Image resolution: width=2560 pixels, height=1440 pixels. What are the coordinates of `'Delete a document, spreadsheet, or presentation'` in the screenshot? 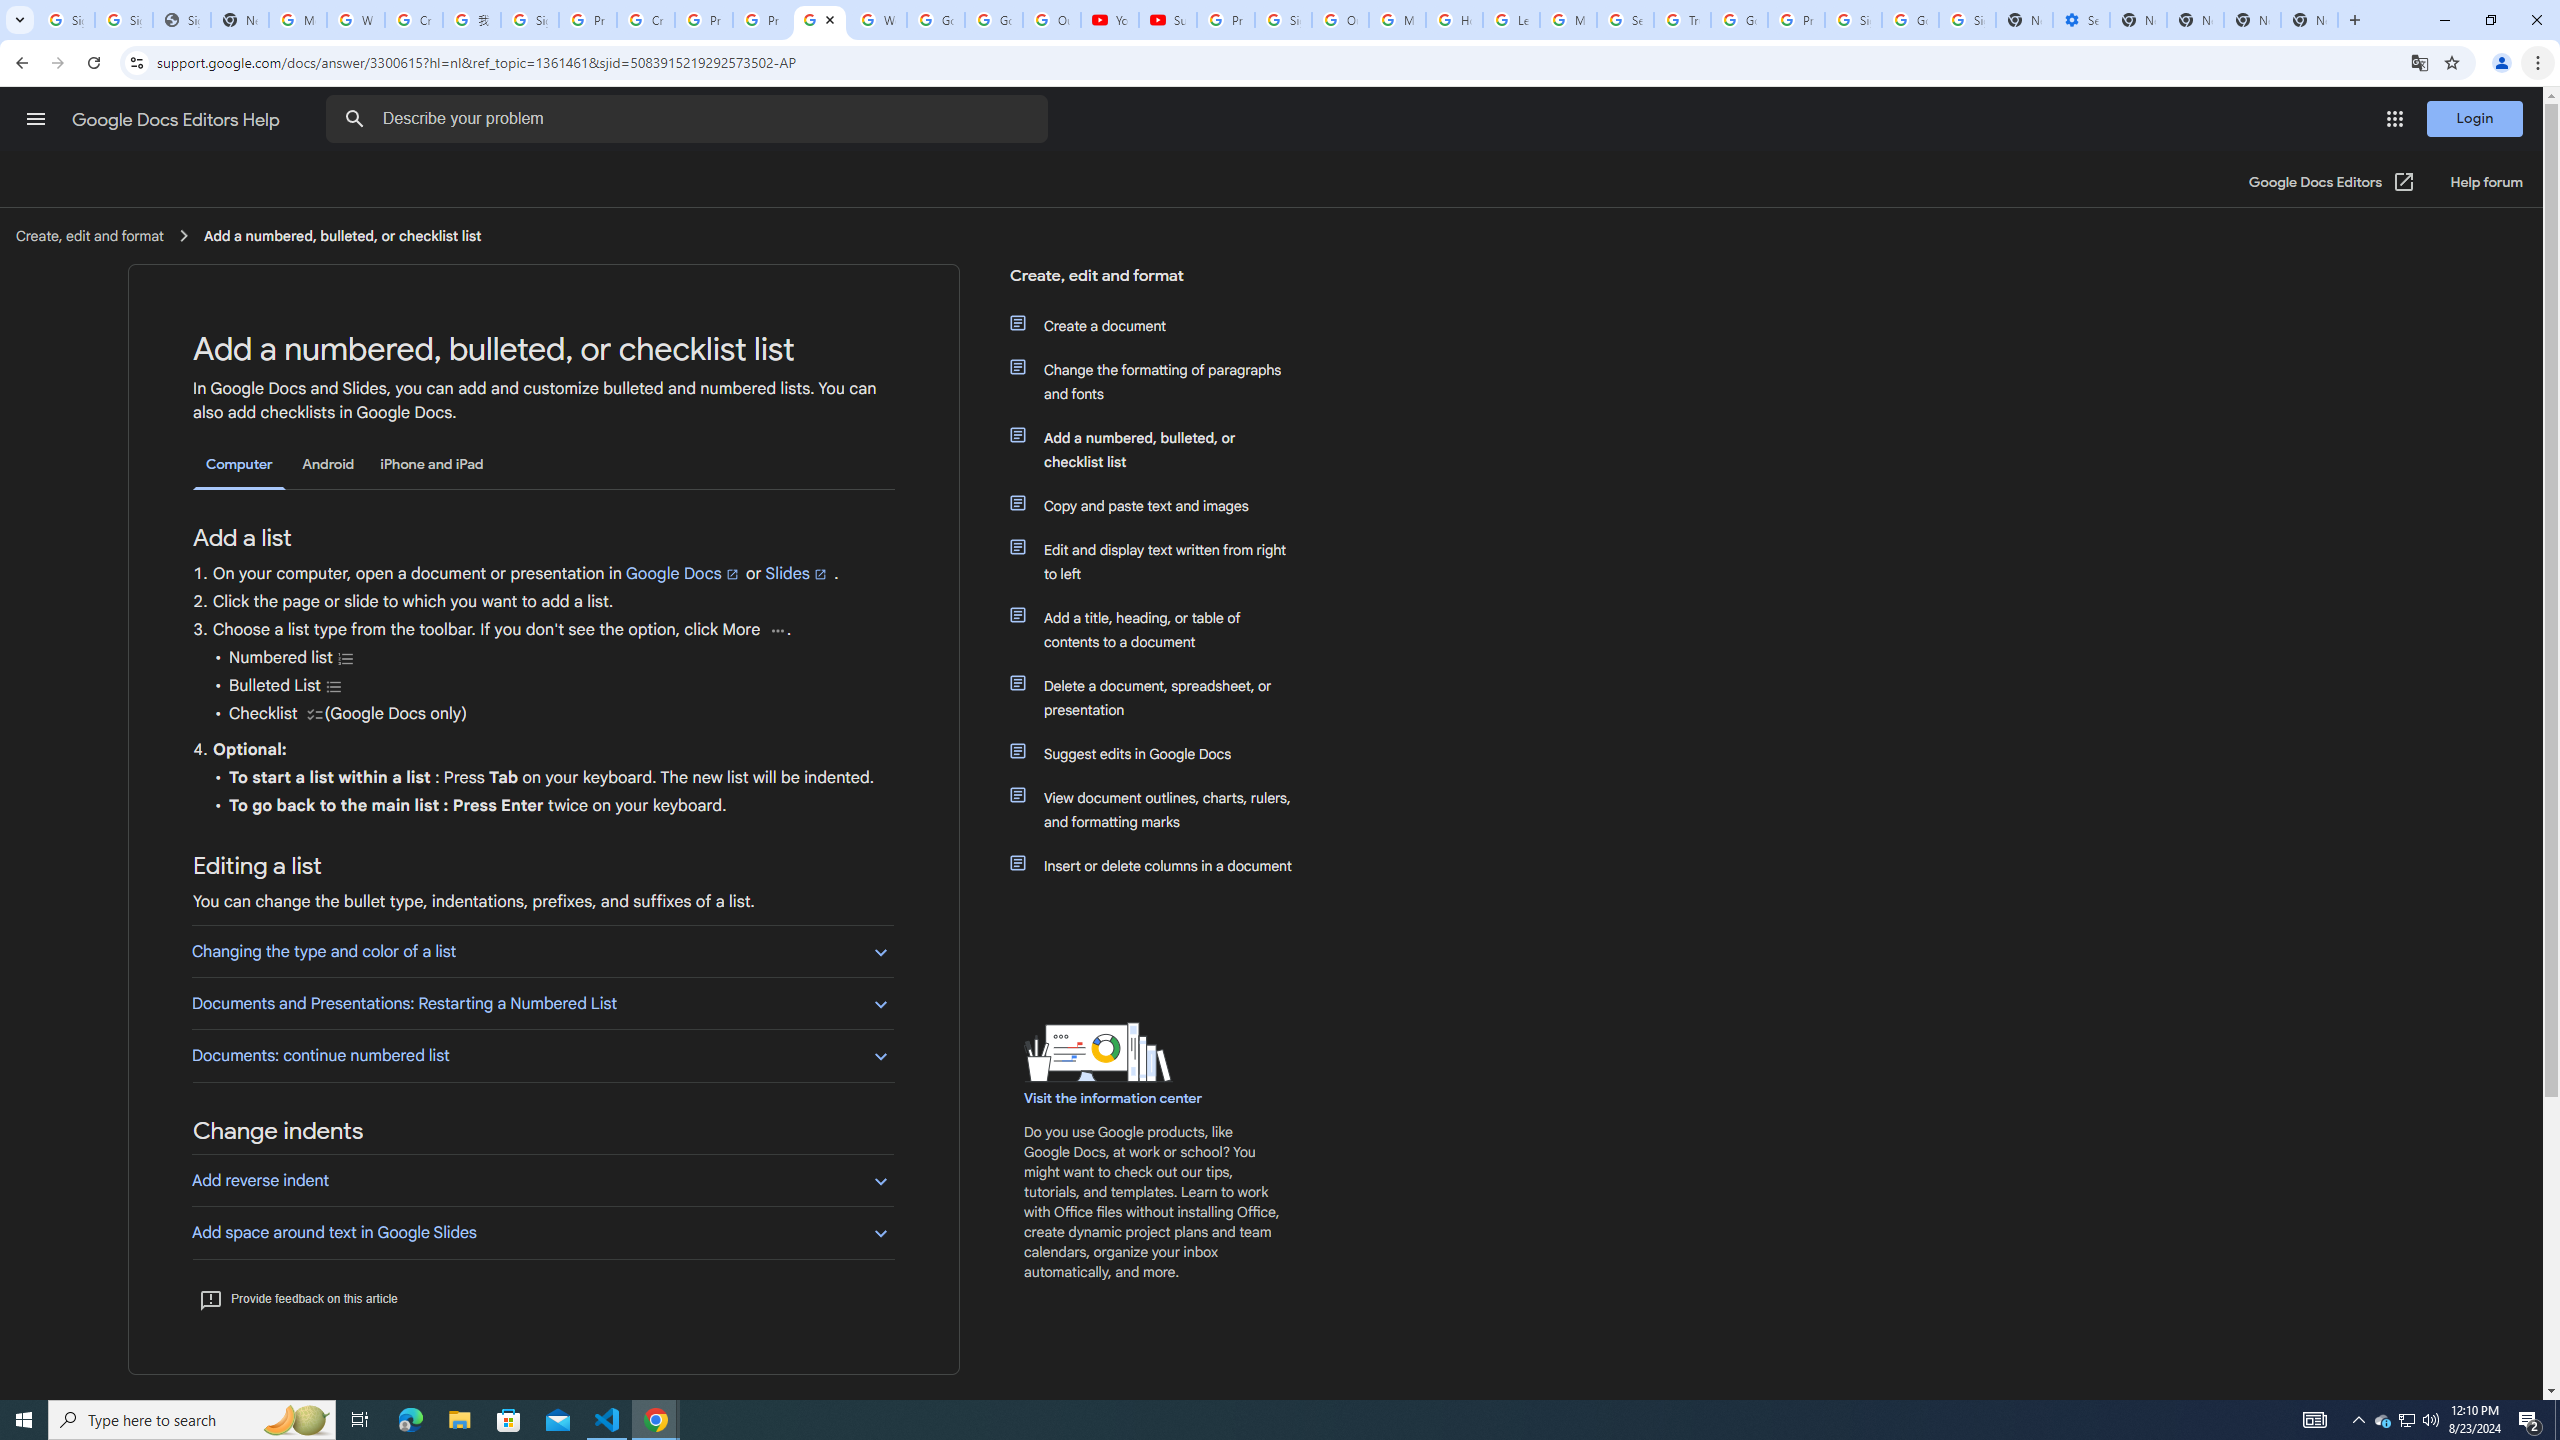 It's located at (1162, 697).